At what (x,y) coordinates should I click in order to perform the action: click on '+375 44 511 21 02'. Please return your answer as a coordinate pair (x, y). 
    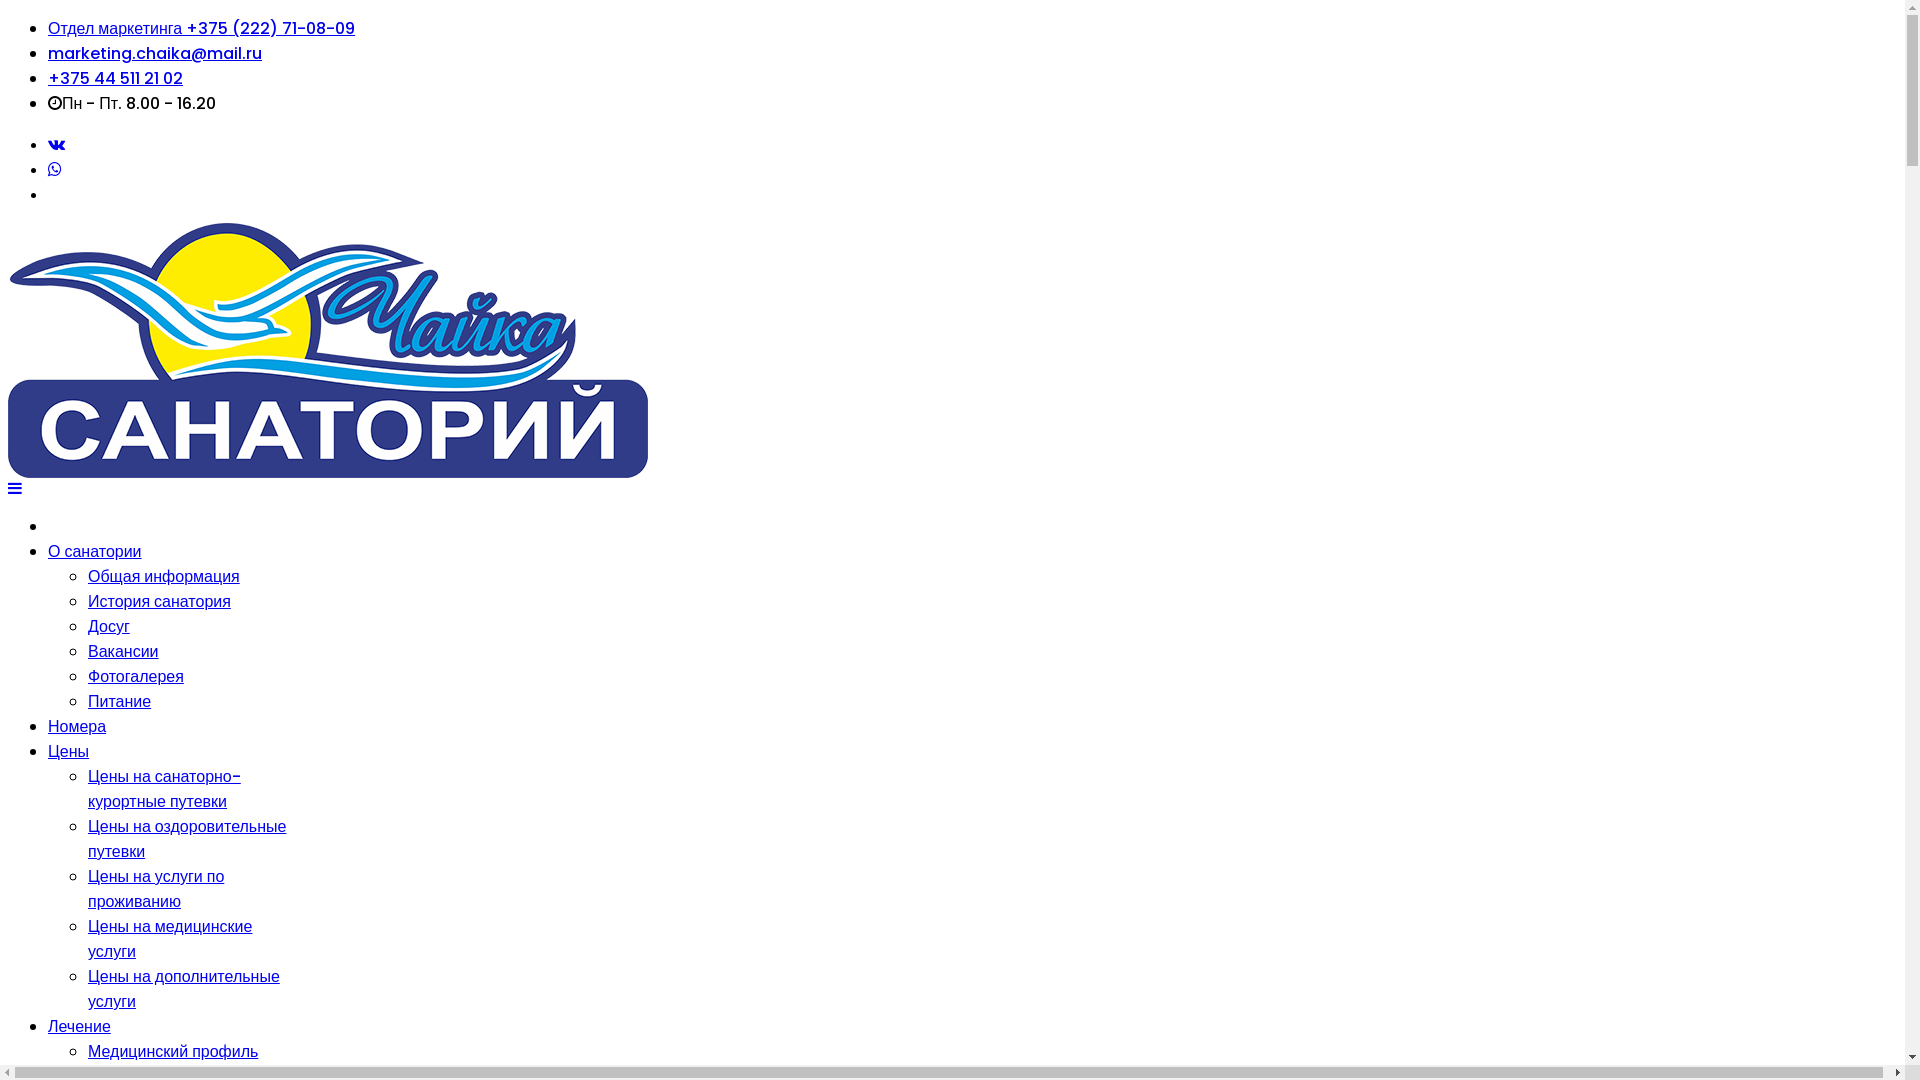
    Looking at the image, I should click on (114, 77).